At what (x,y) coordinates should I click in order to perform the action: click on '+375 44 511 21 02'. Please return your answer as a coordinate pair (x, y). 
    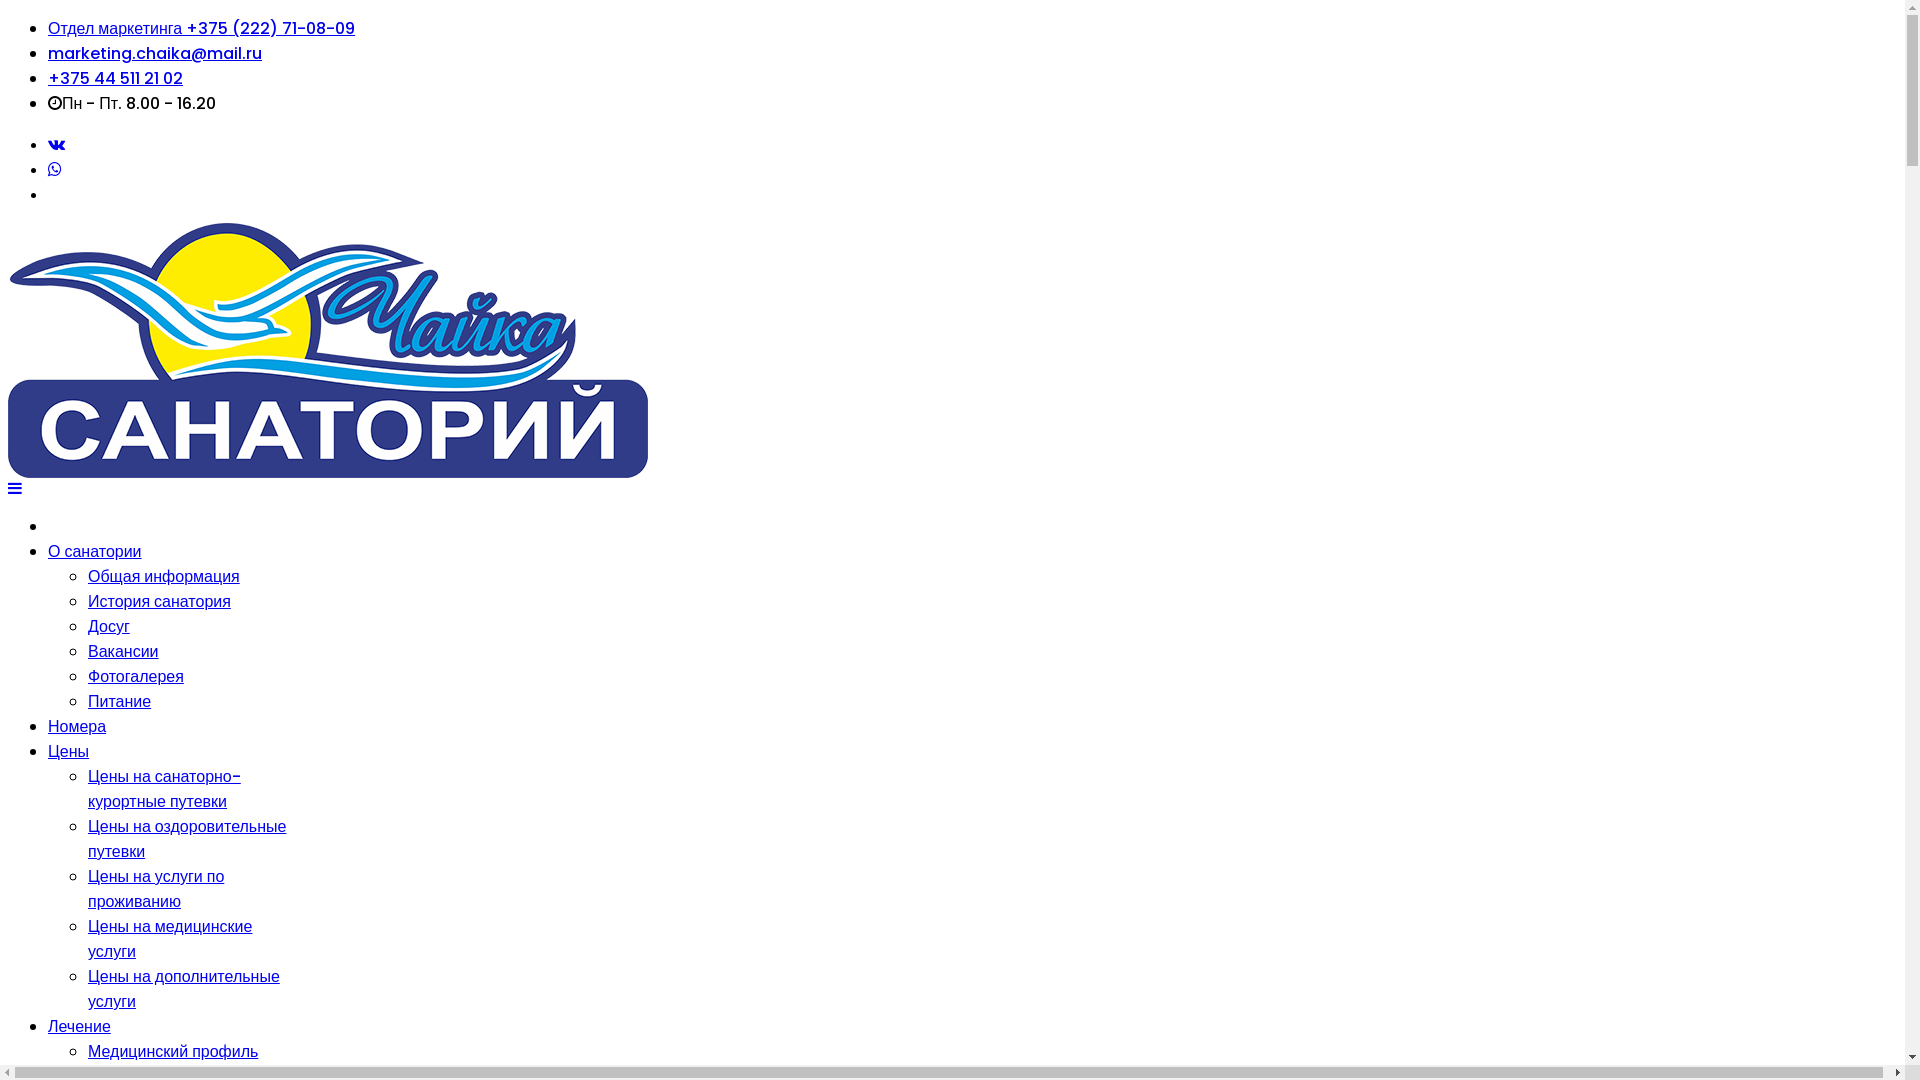
    Looking at the image, I should click on (114, 77).